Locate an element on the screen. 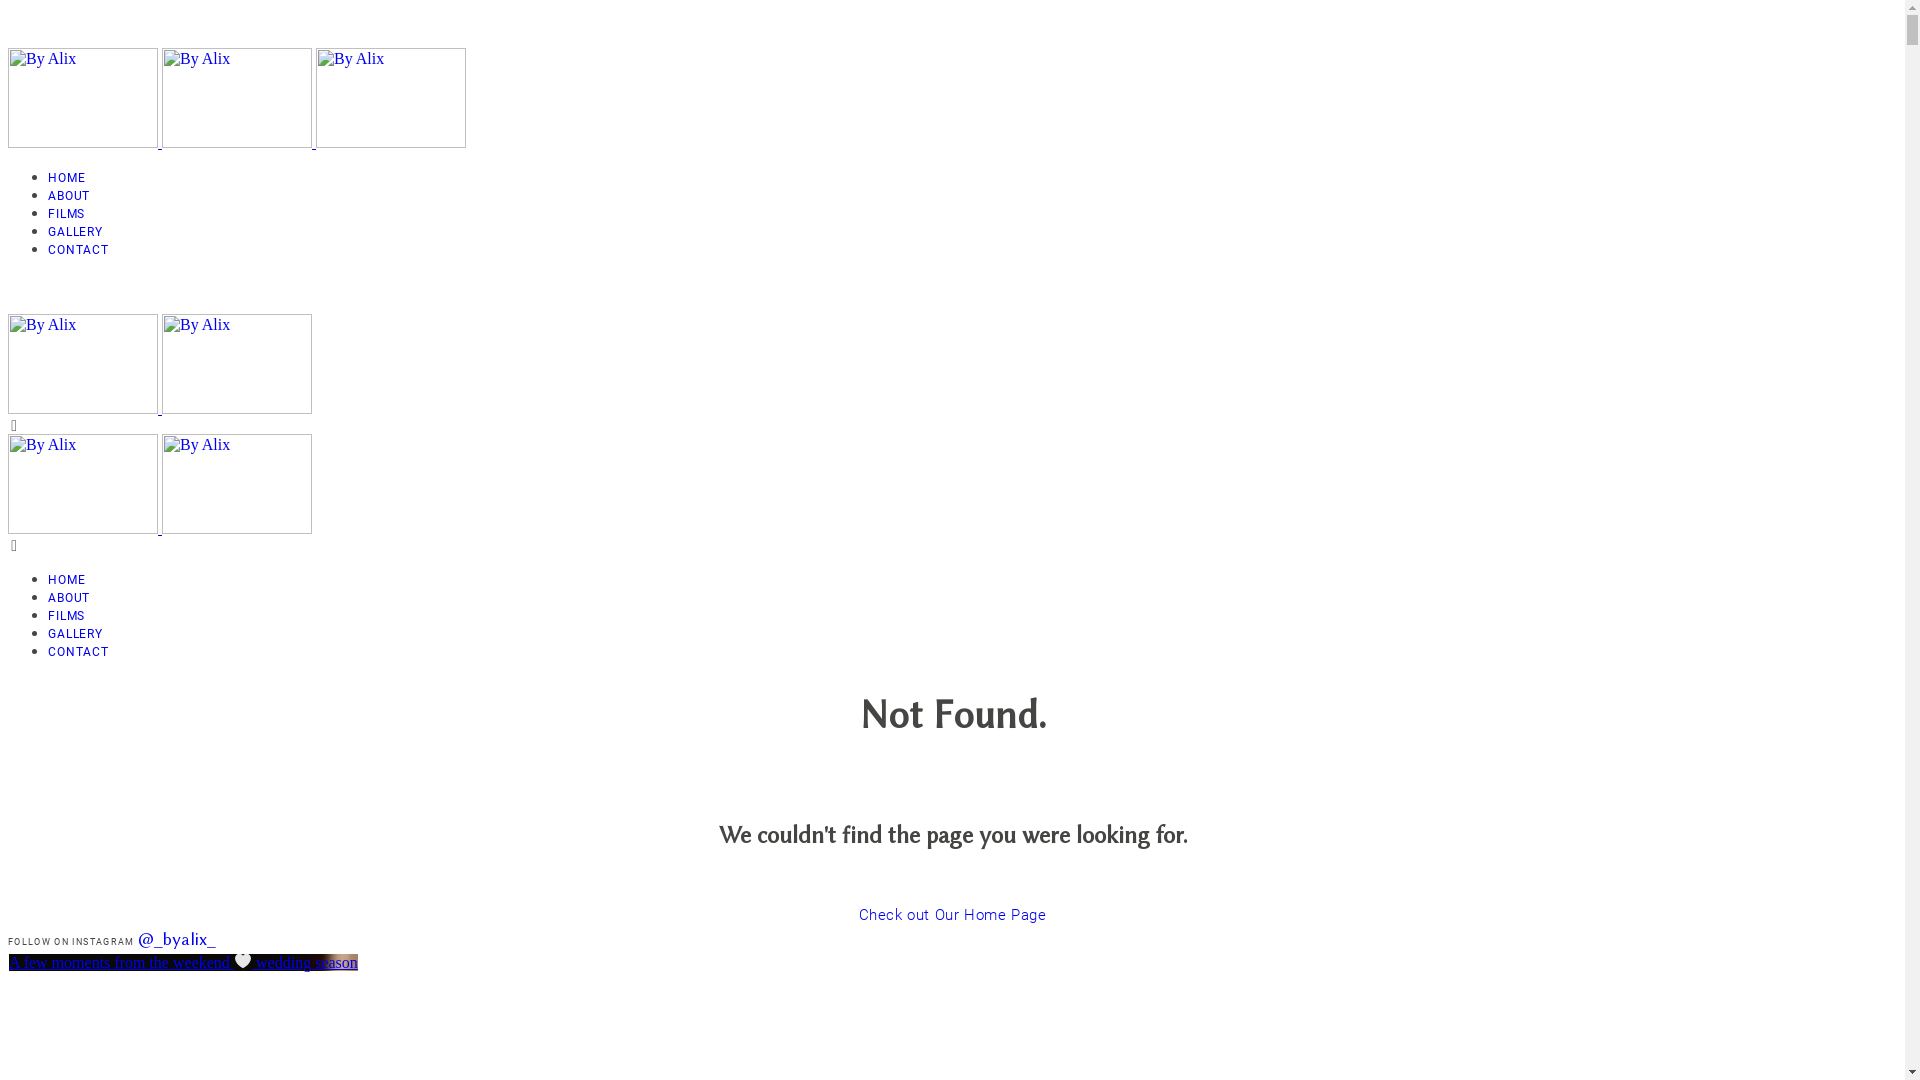 Image resolution: width=1920 pixels, height=1080 pixels. 'GALLERY' is located at coordinates (75, 230).